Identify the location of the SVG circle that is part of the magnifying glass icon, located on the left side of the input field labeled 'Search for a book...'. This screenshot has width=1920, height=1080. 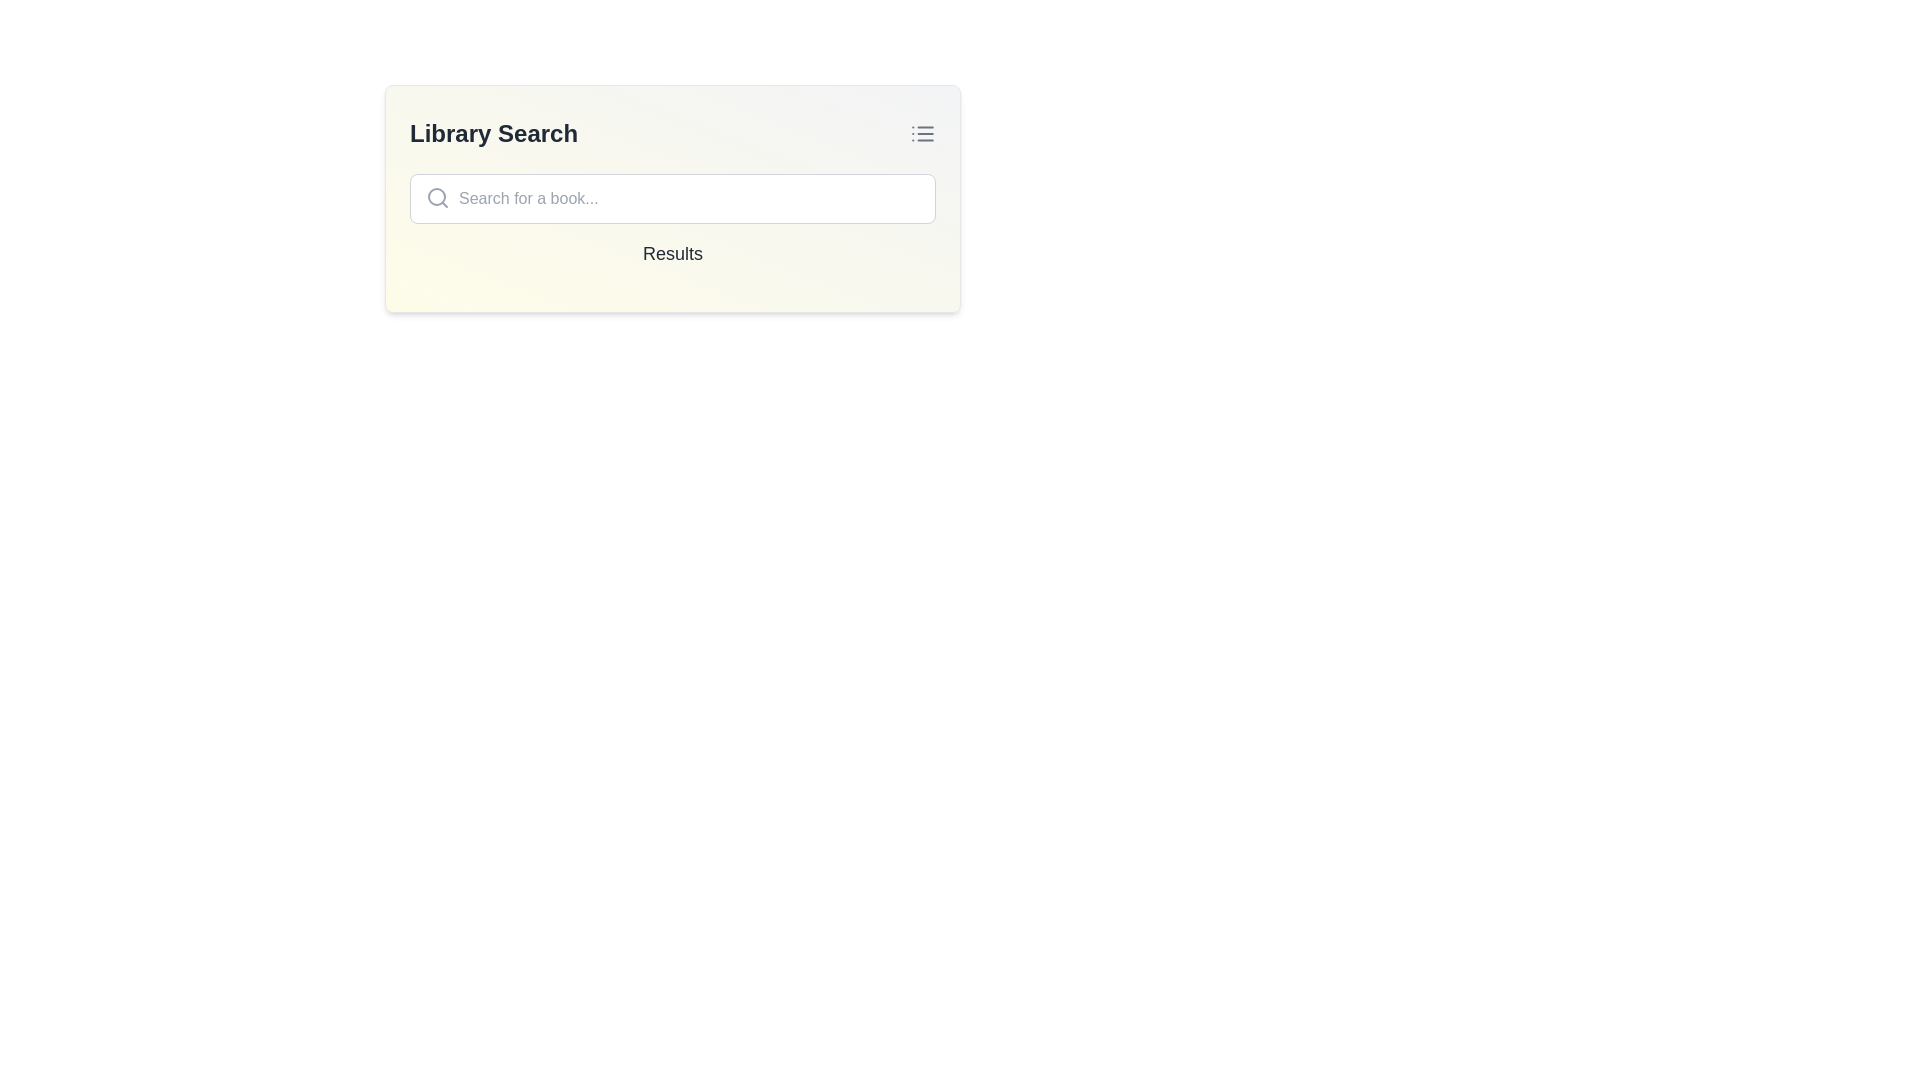
(435, 196).